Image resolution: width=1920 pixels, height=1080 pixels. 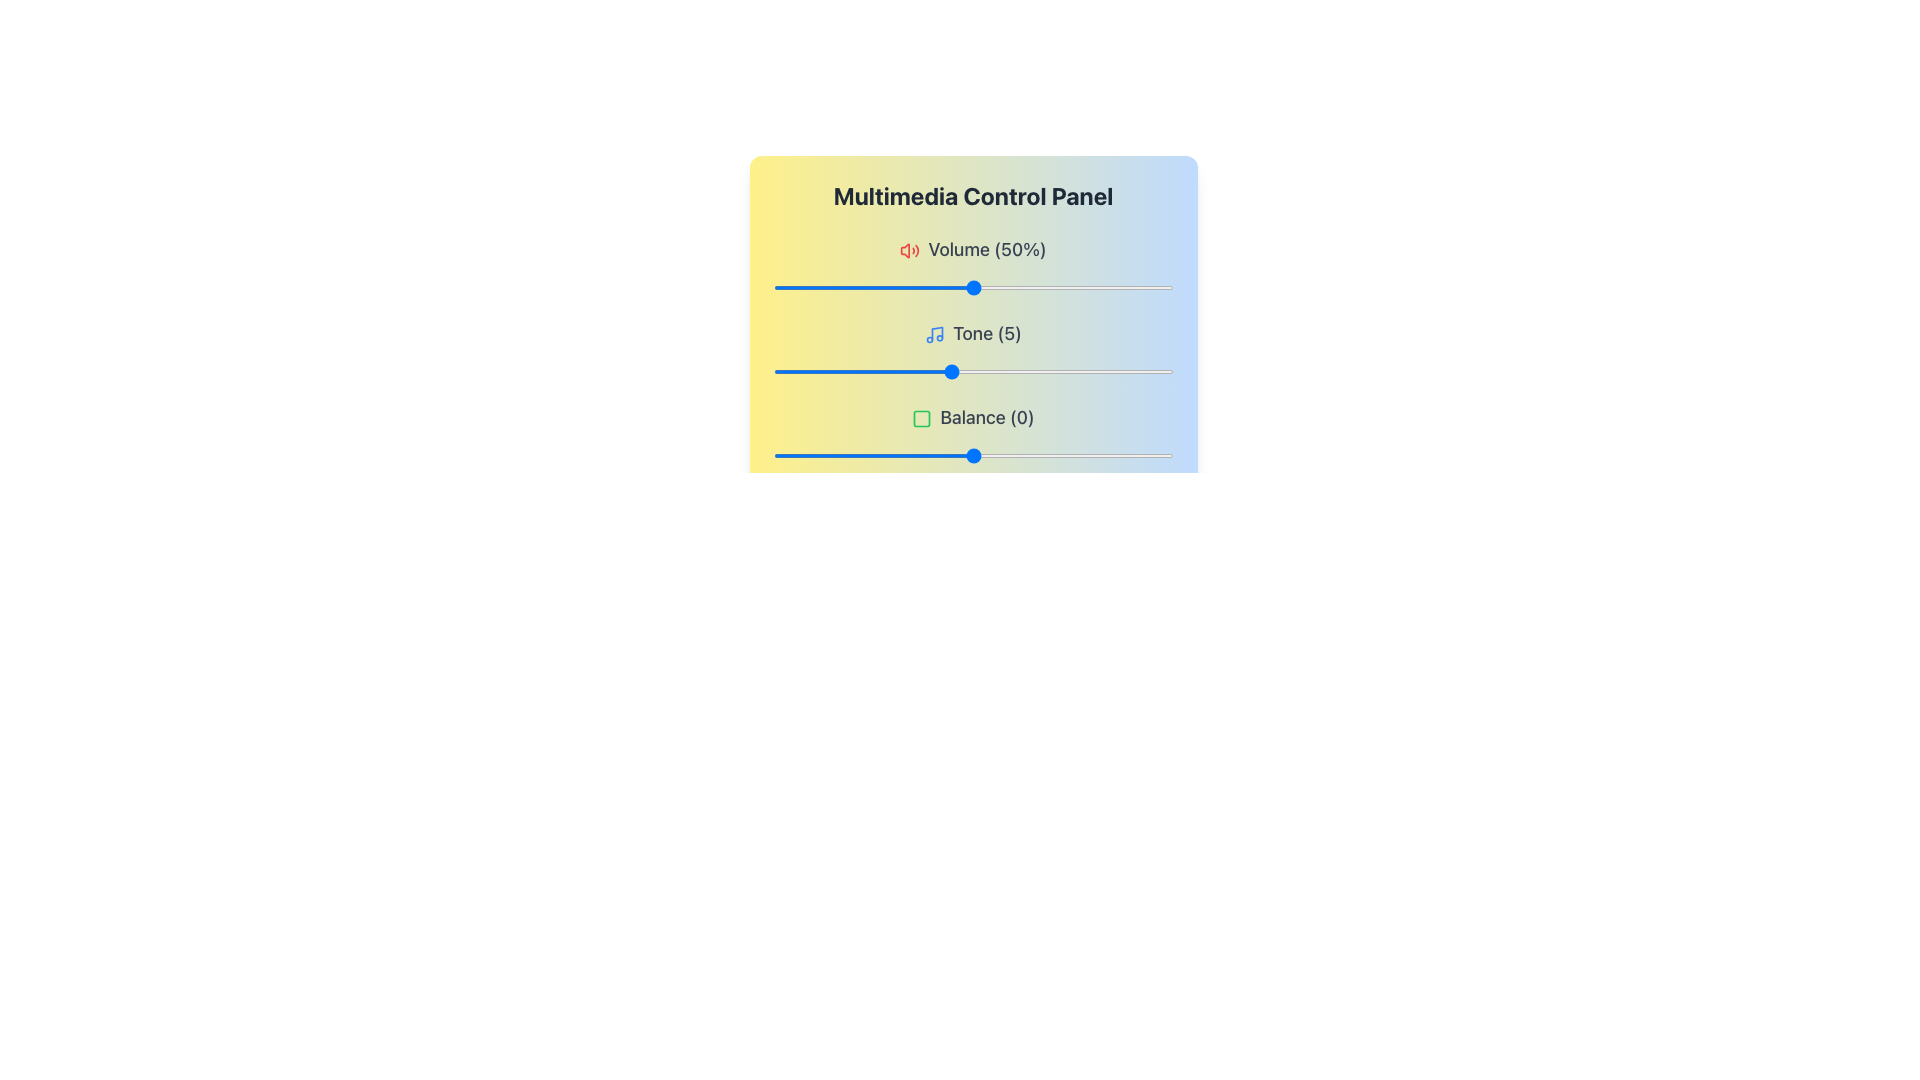 I want to click on the Volume control display section labeled 'Volume (50%)' with the speaker icon, so click(x=973, y=265).